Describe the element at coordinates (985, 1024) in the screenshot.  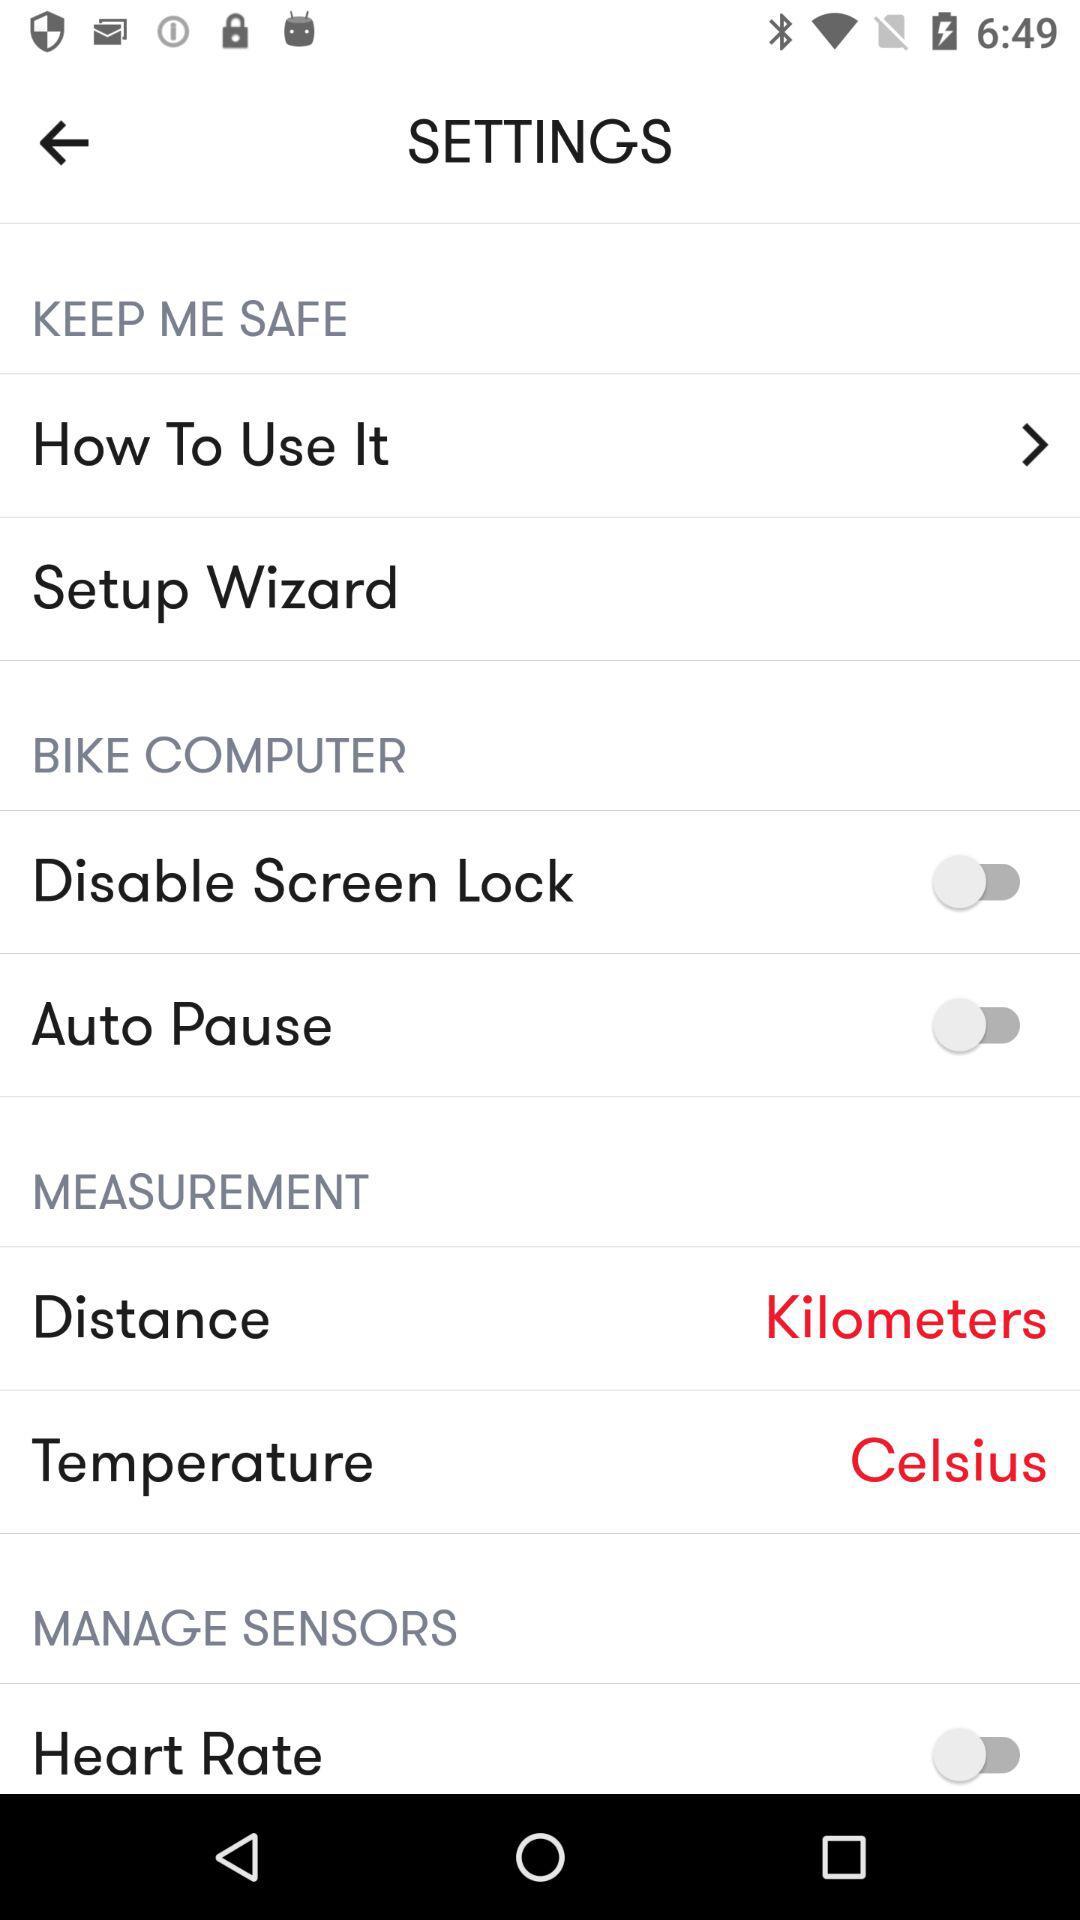
I see `auto pause option` at that location.